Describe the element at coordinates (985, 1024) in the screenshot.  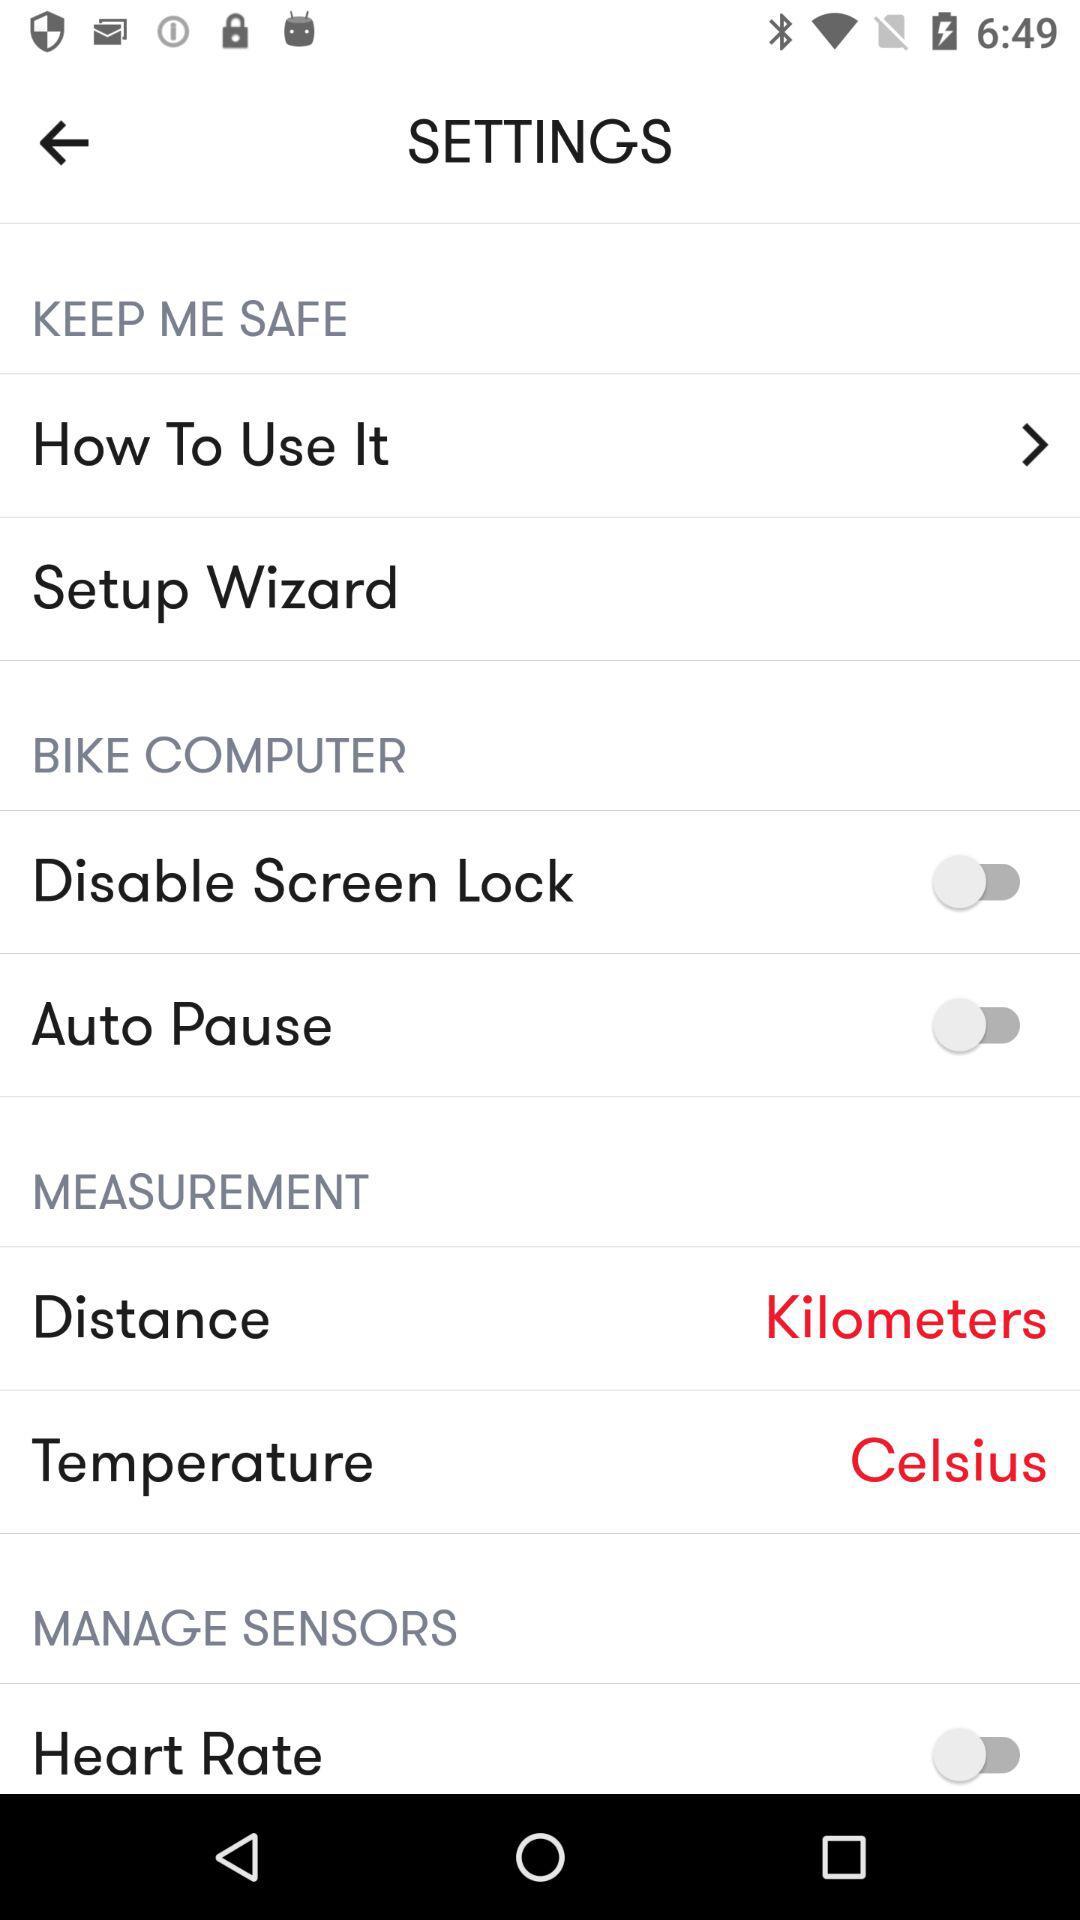
I see `auto pause option` at that location.